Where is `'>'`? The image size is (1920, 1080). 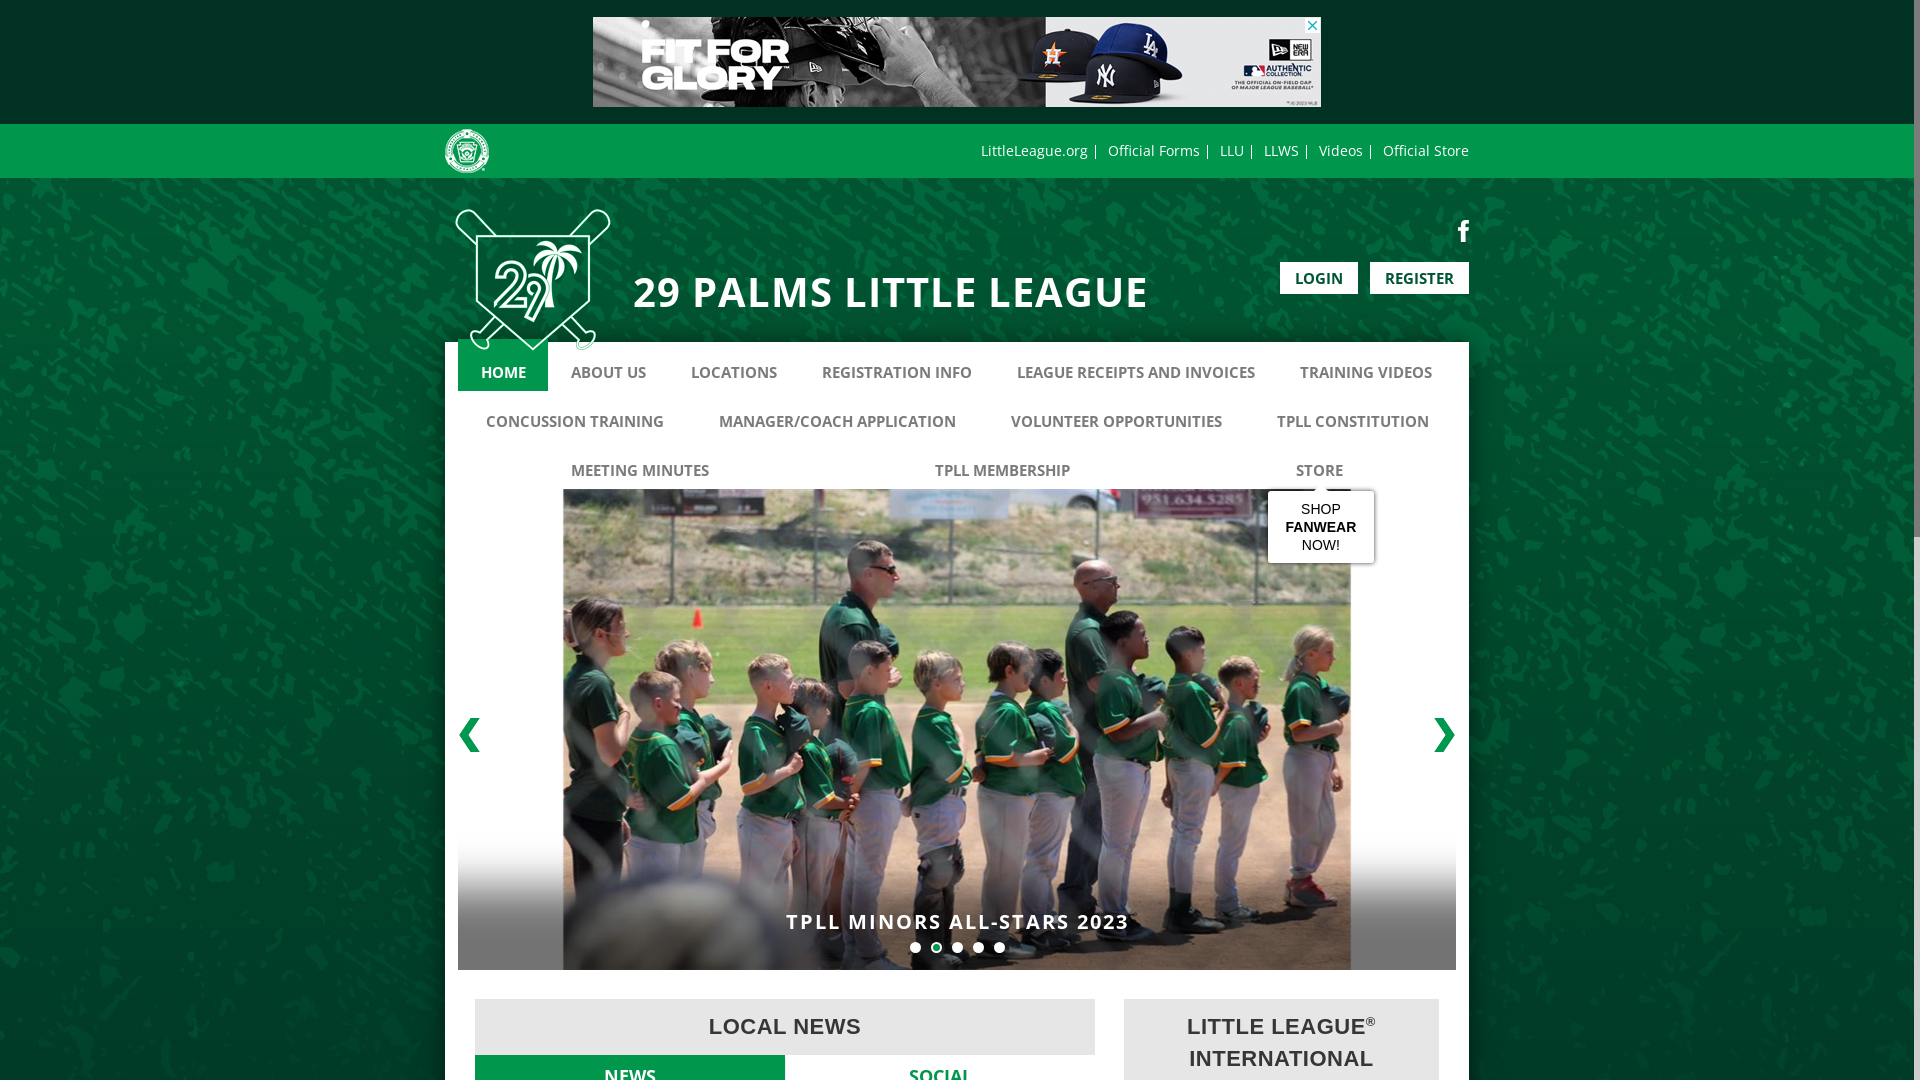
'>' is located at coordinates (1419, 735).